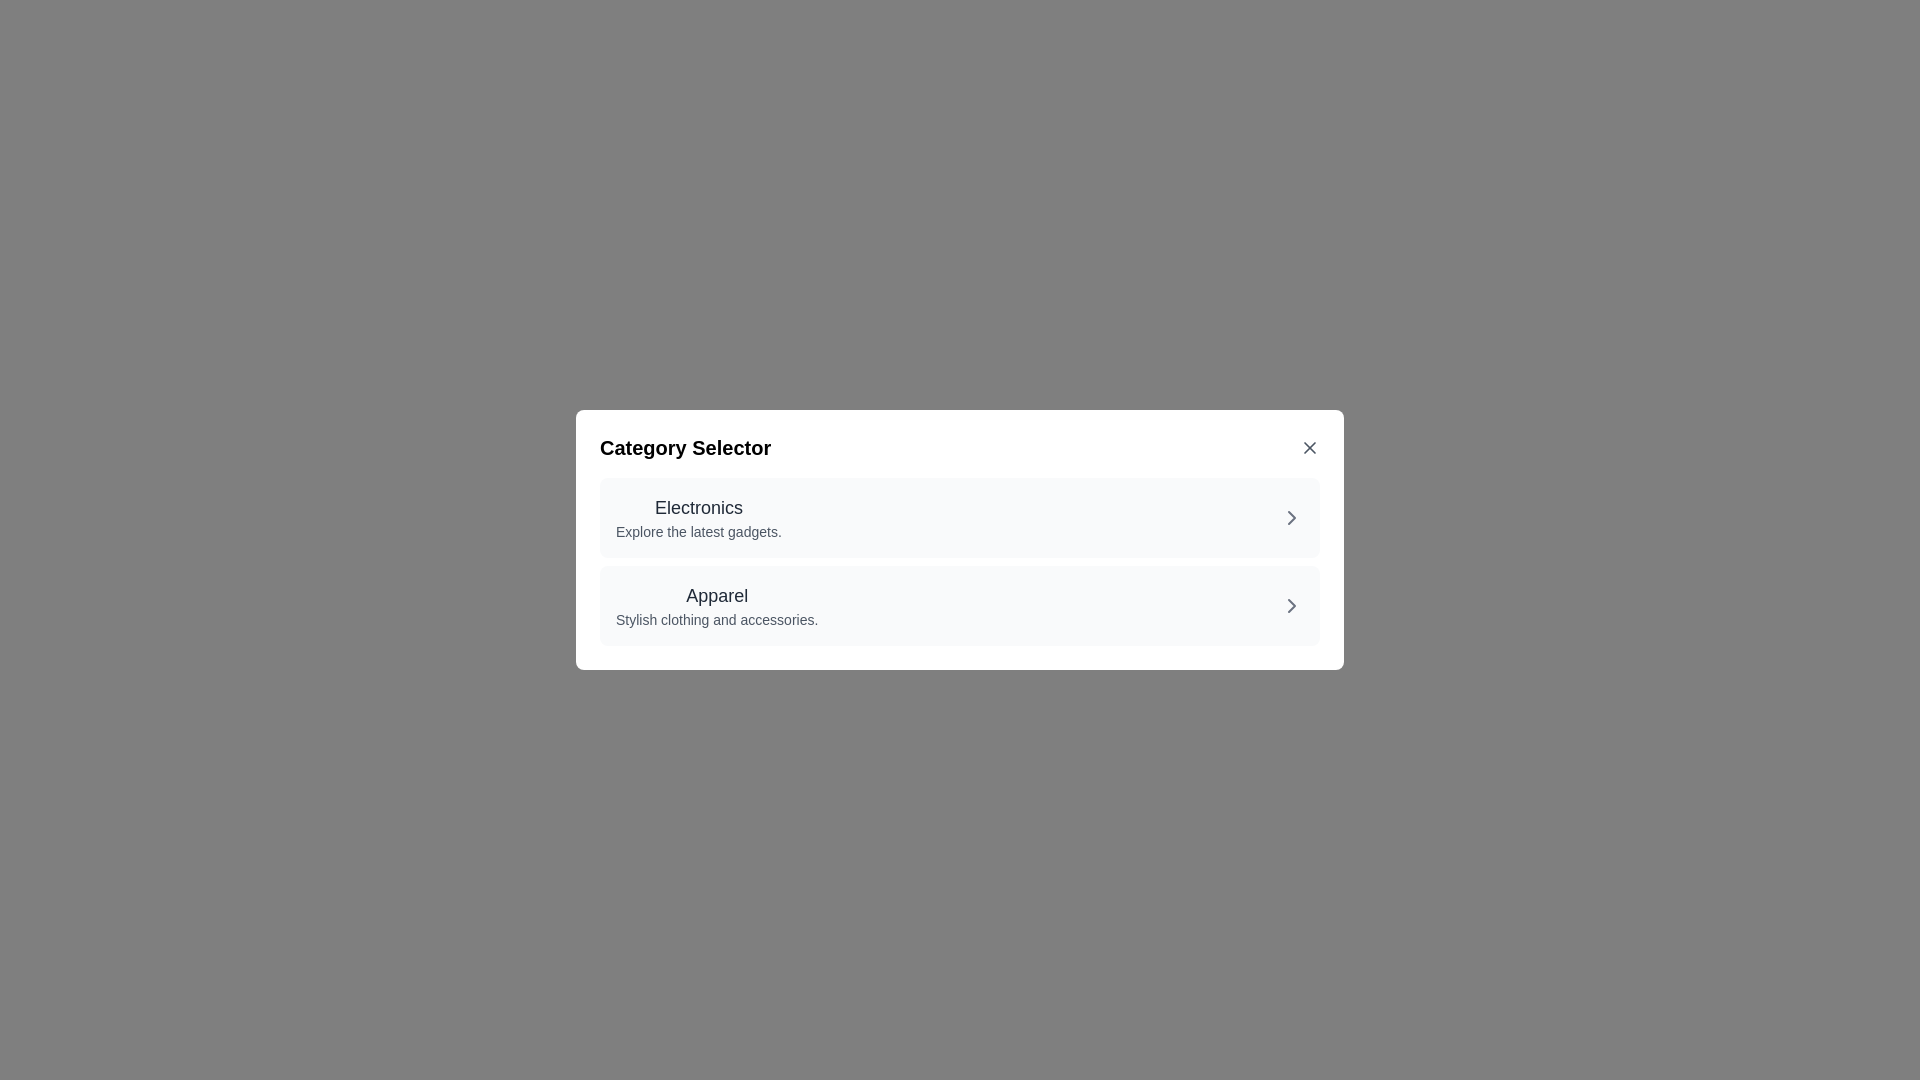 This screenshot has width=1920, height=1080. What do you see at coordinates (1291, 604) in the screenshot?
I see `the right-pointing chevron arrow icon located in the right side of the 'Apparel' row` at bounding box center [1291, 604].